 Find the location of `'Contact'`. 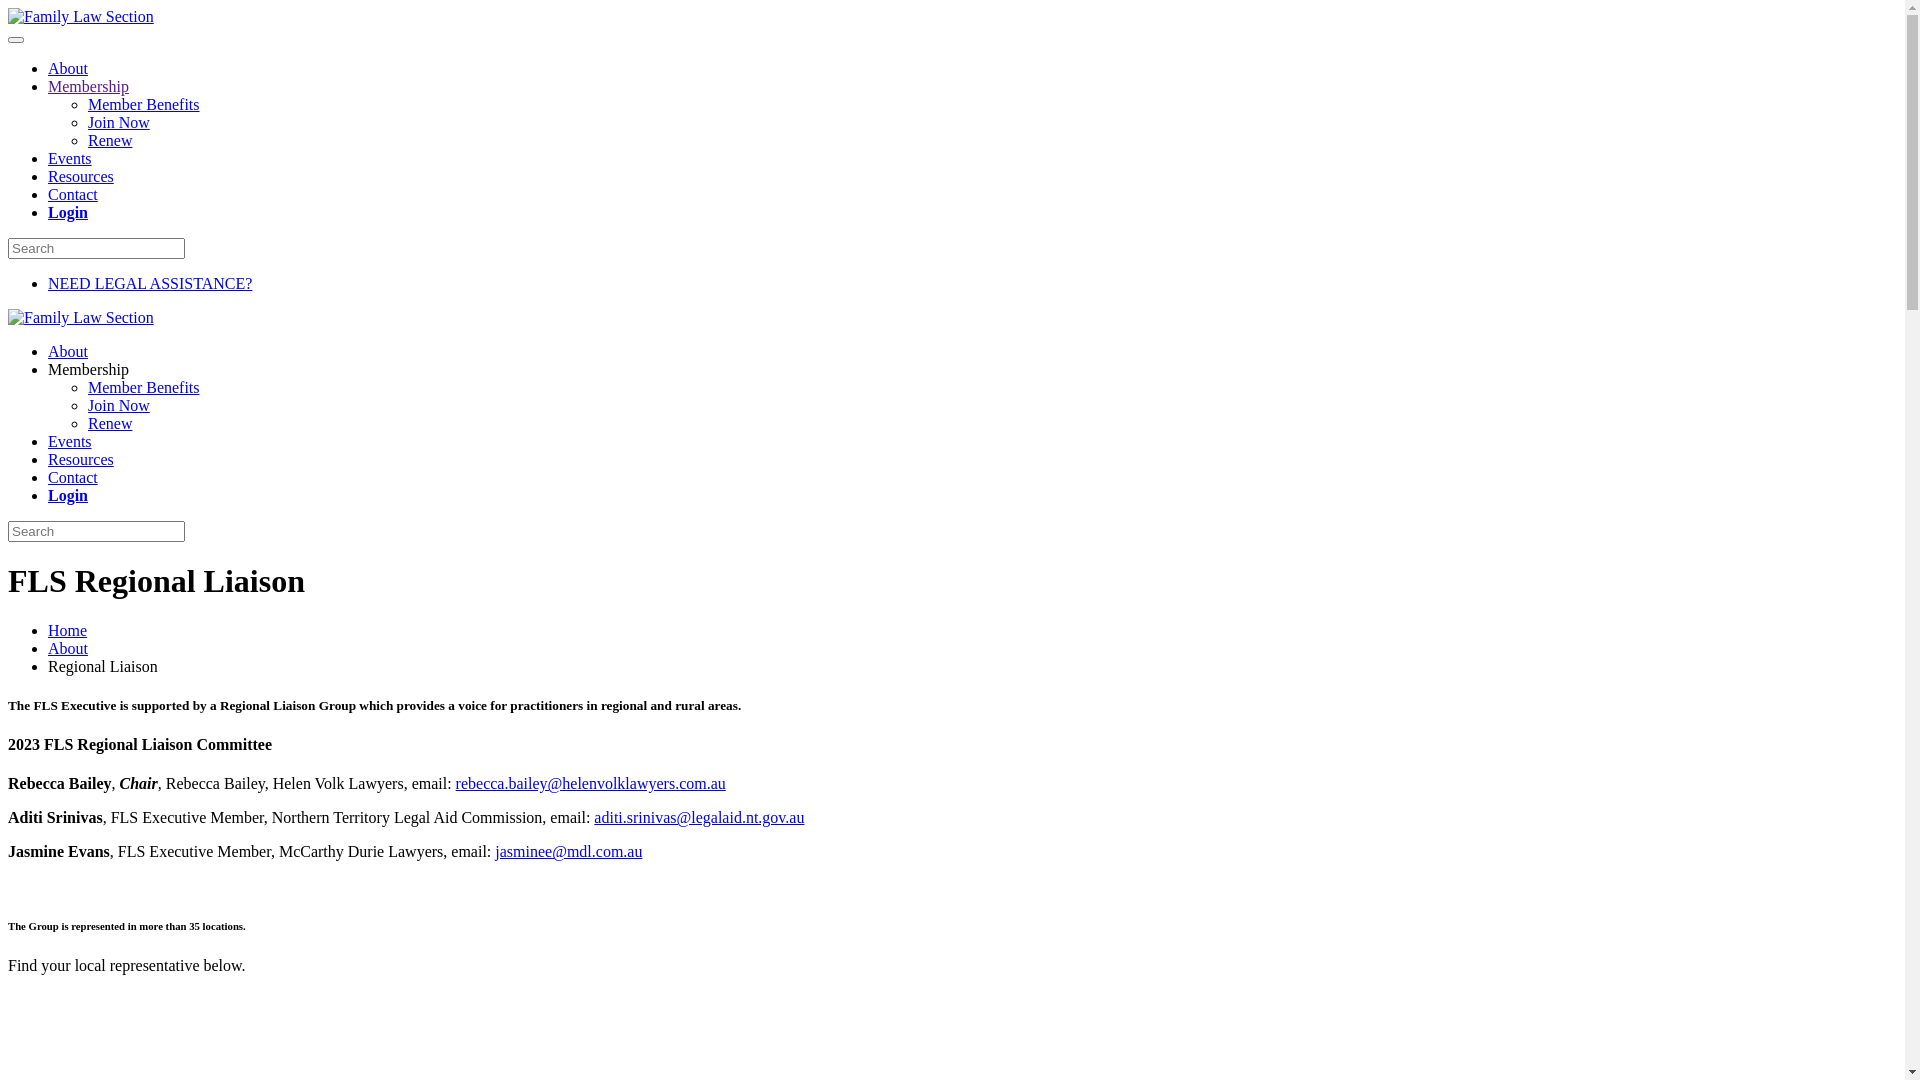

'Contact' is located at coordinates (72, 194).